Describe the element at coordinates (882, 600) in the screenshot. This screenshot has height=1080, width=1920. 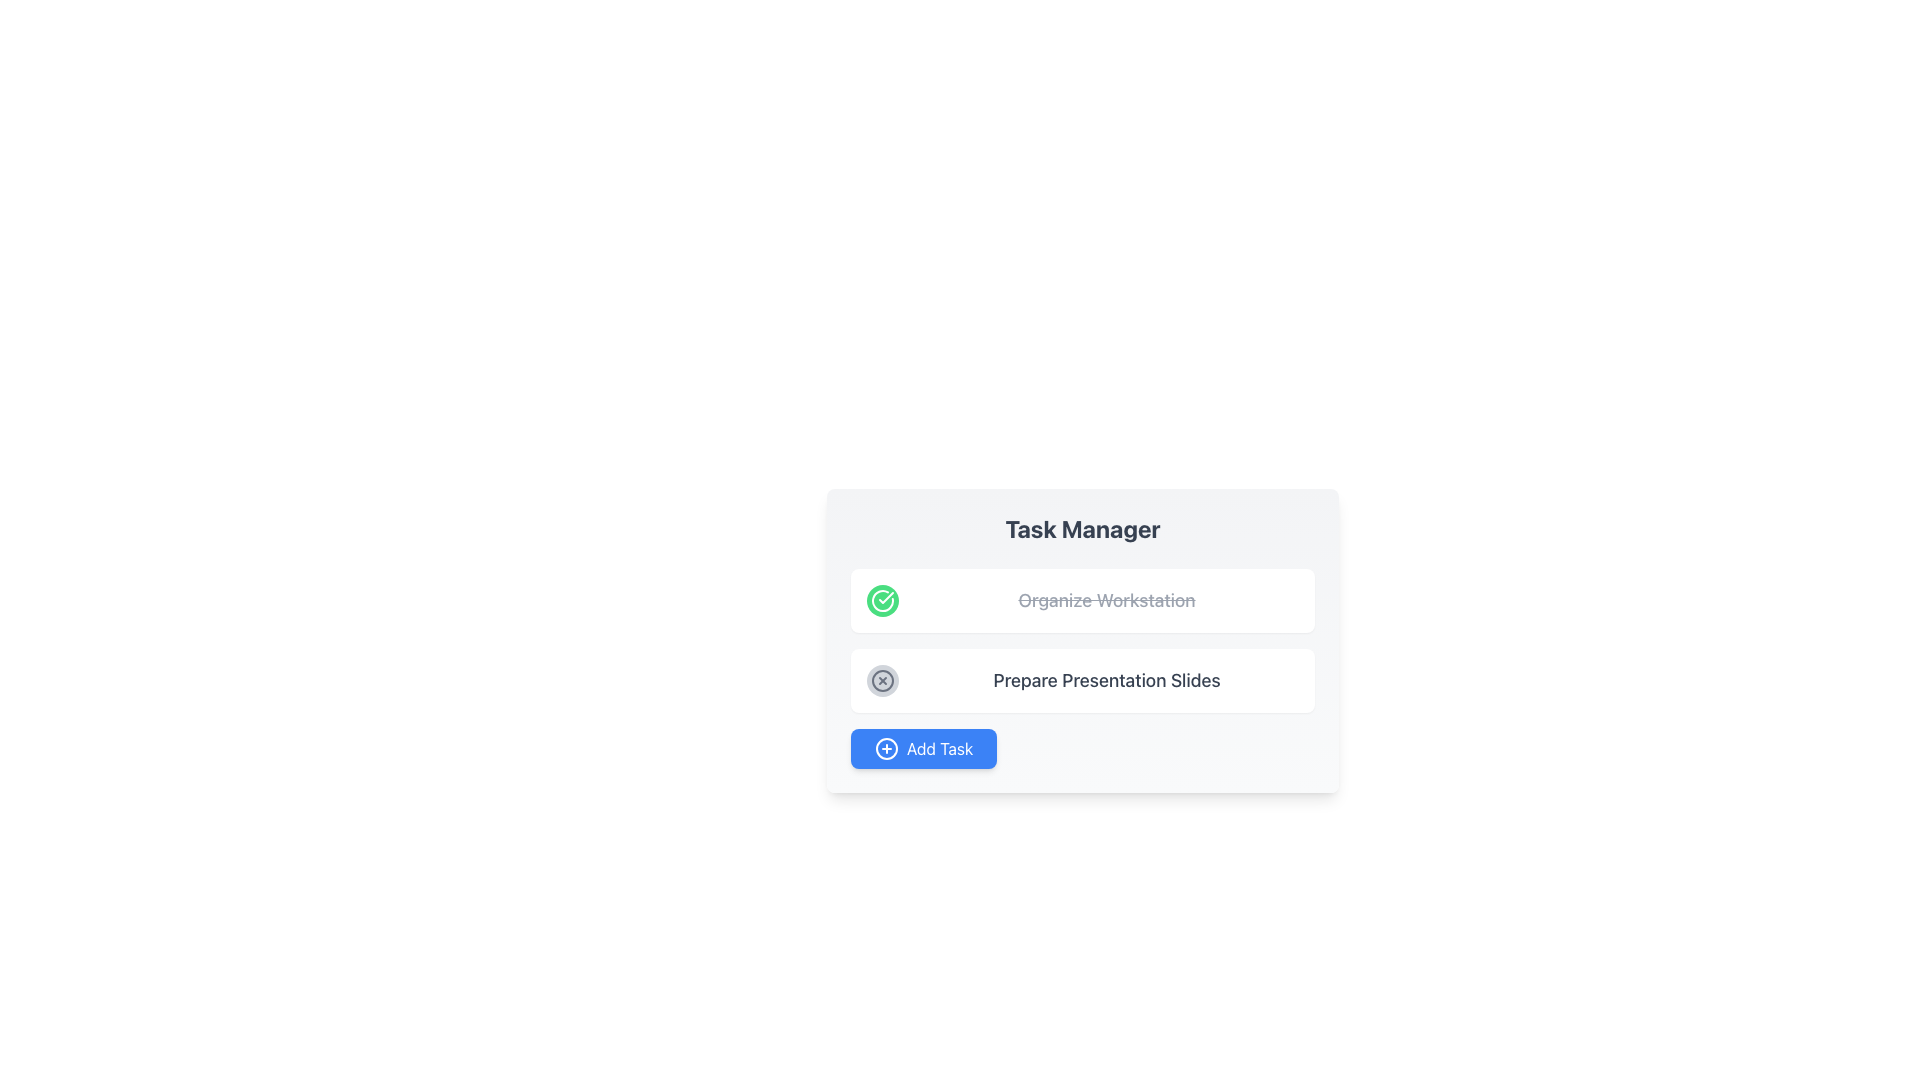
I see `the checkmark circle icon indicating the completion status of the 'Organize Workstation' task in the Task Manager interface` at that location.